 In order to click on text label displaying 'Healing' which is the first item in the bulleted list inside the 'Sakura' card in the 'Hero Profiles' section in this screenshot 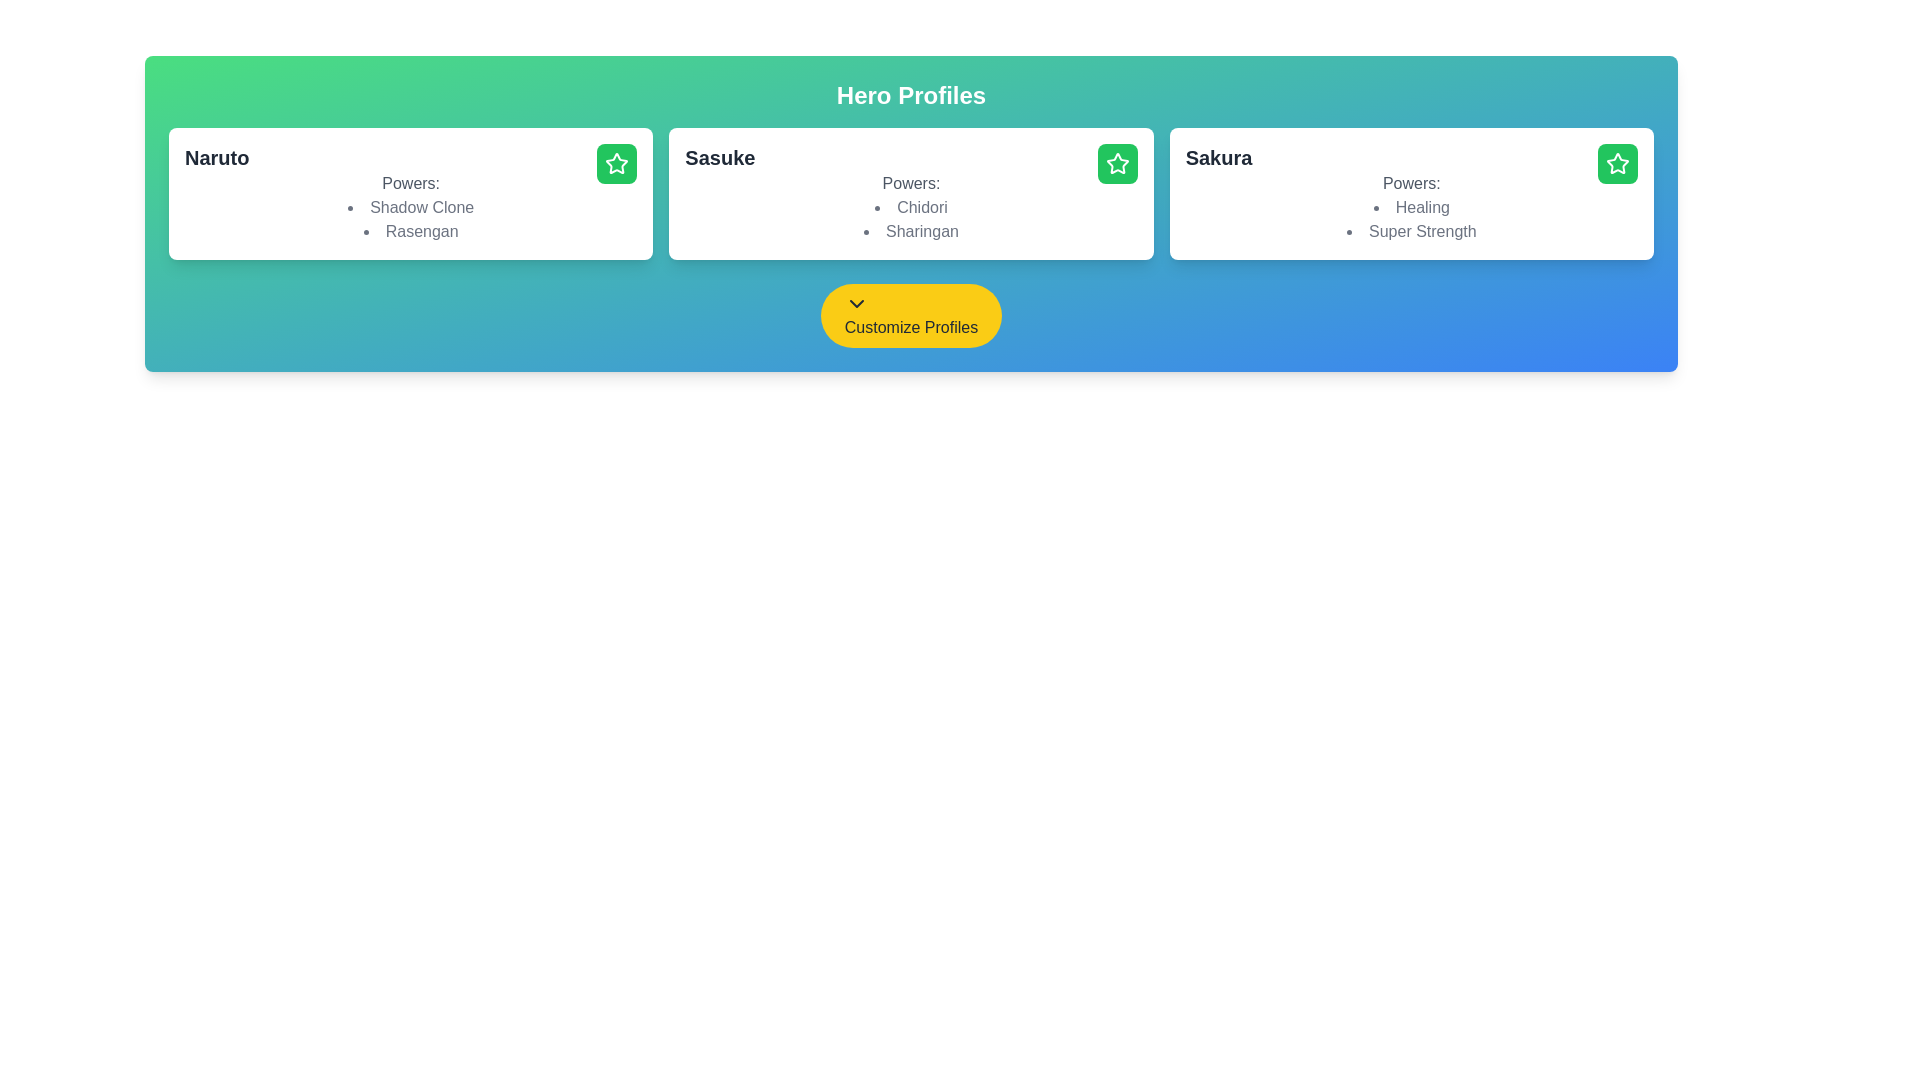, I will do `click(1410, 208)`.